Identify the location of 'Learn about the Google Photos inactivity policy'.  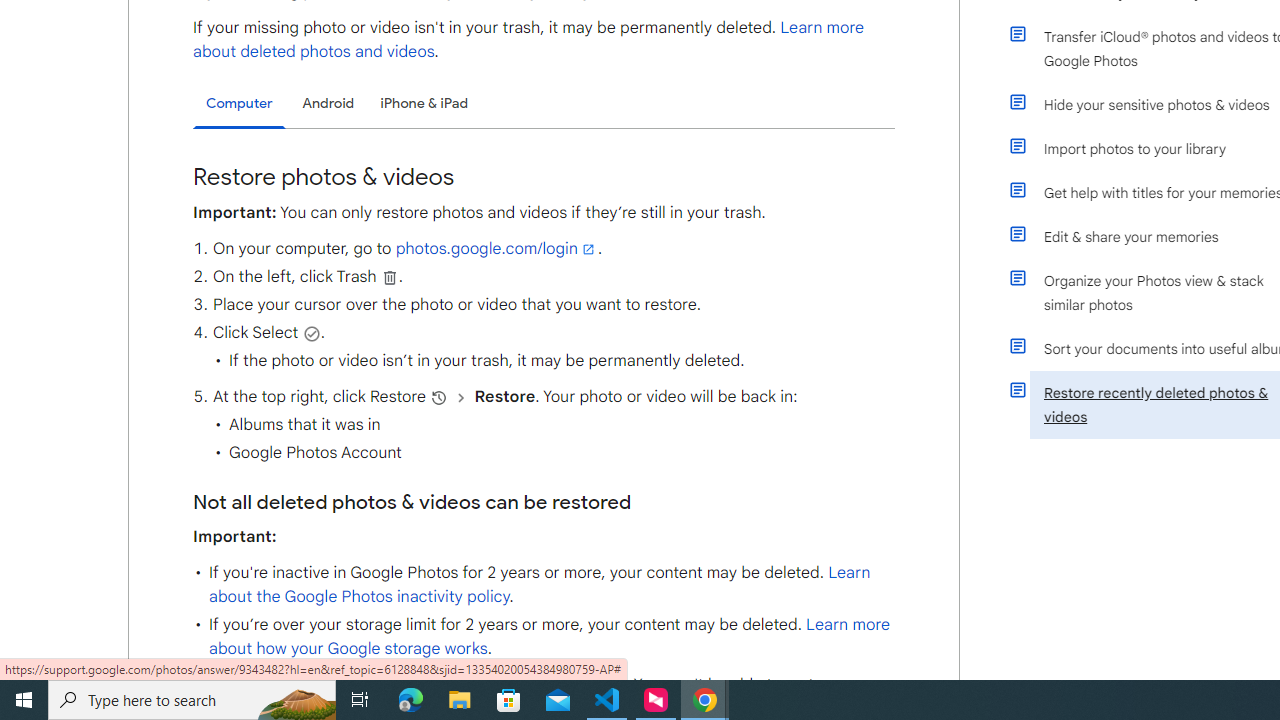
(539, 585).